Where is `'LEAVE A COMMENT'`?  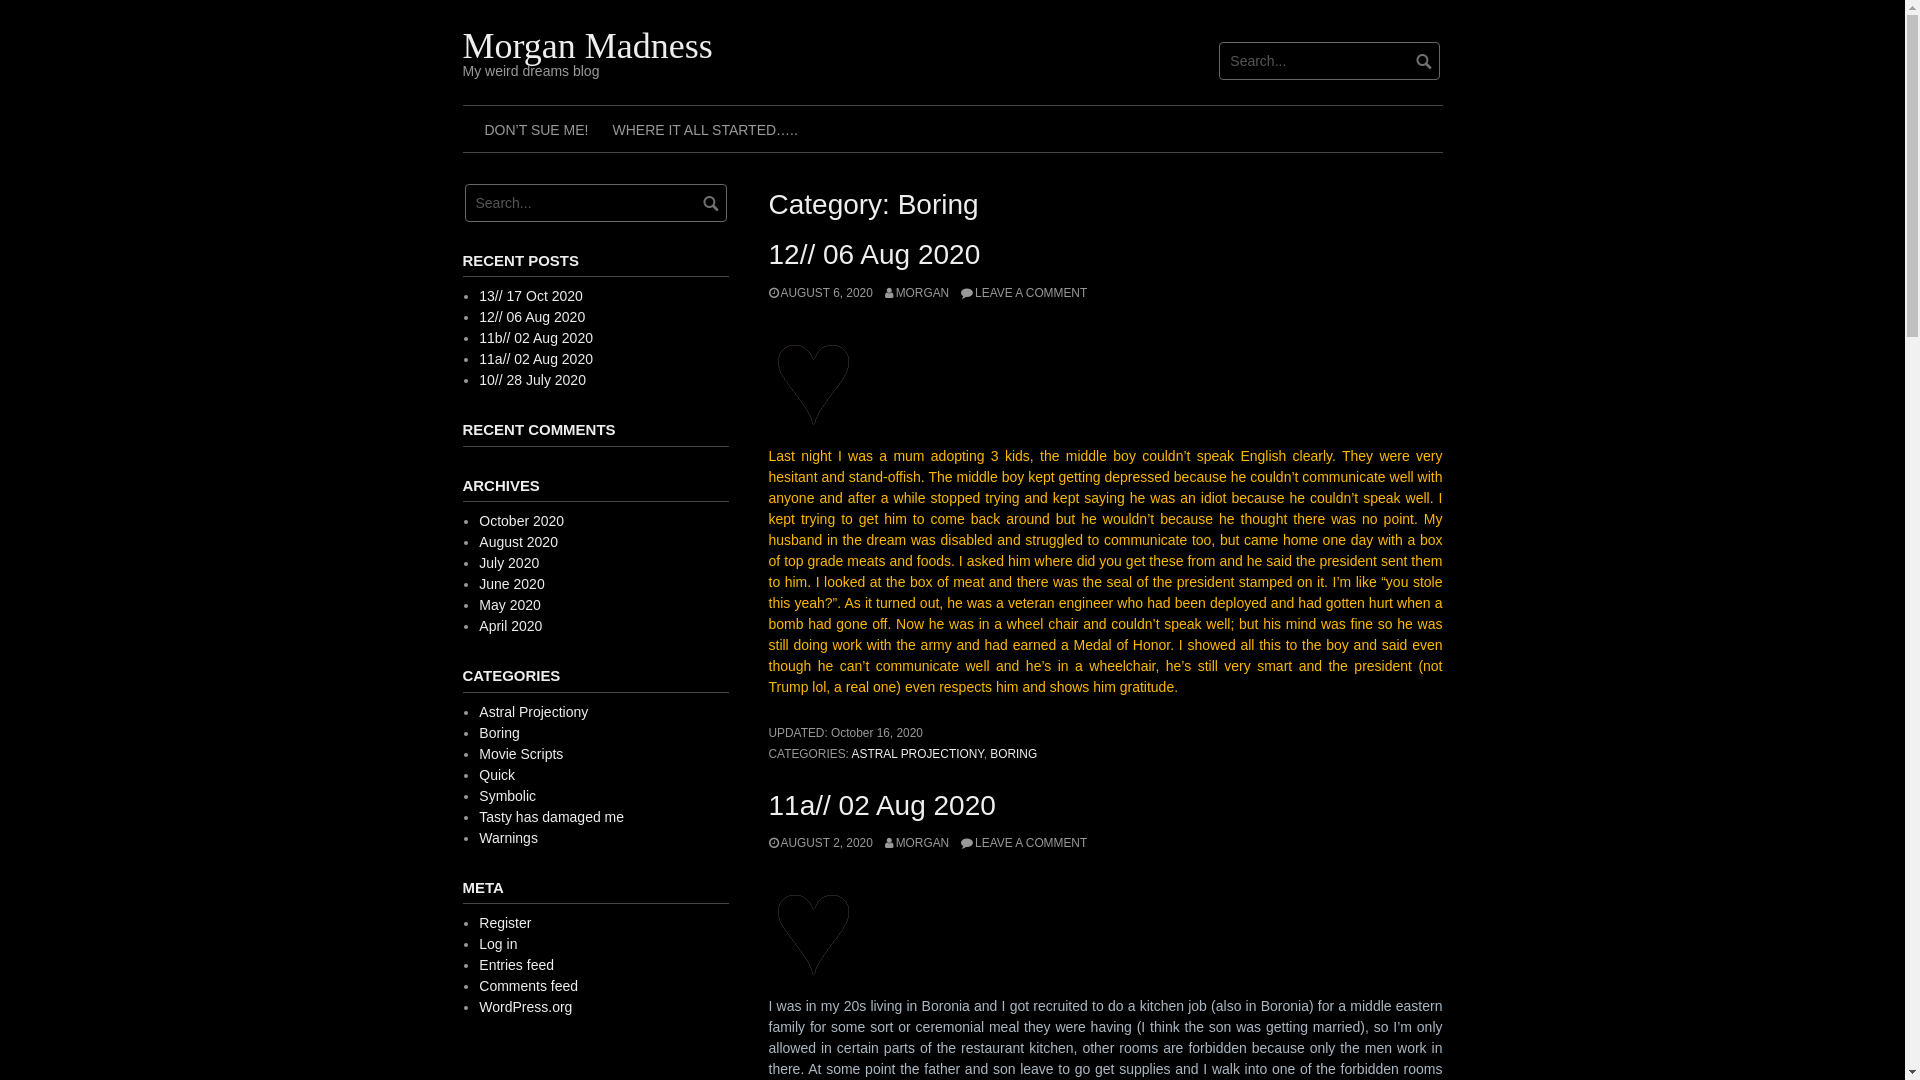
'LEAVE A COMMENT' is located at coordinates (1023, 843).